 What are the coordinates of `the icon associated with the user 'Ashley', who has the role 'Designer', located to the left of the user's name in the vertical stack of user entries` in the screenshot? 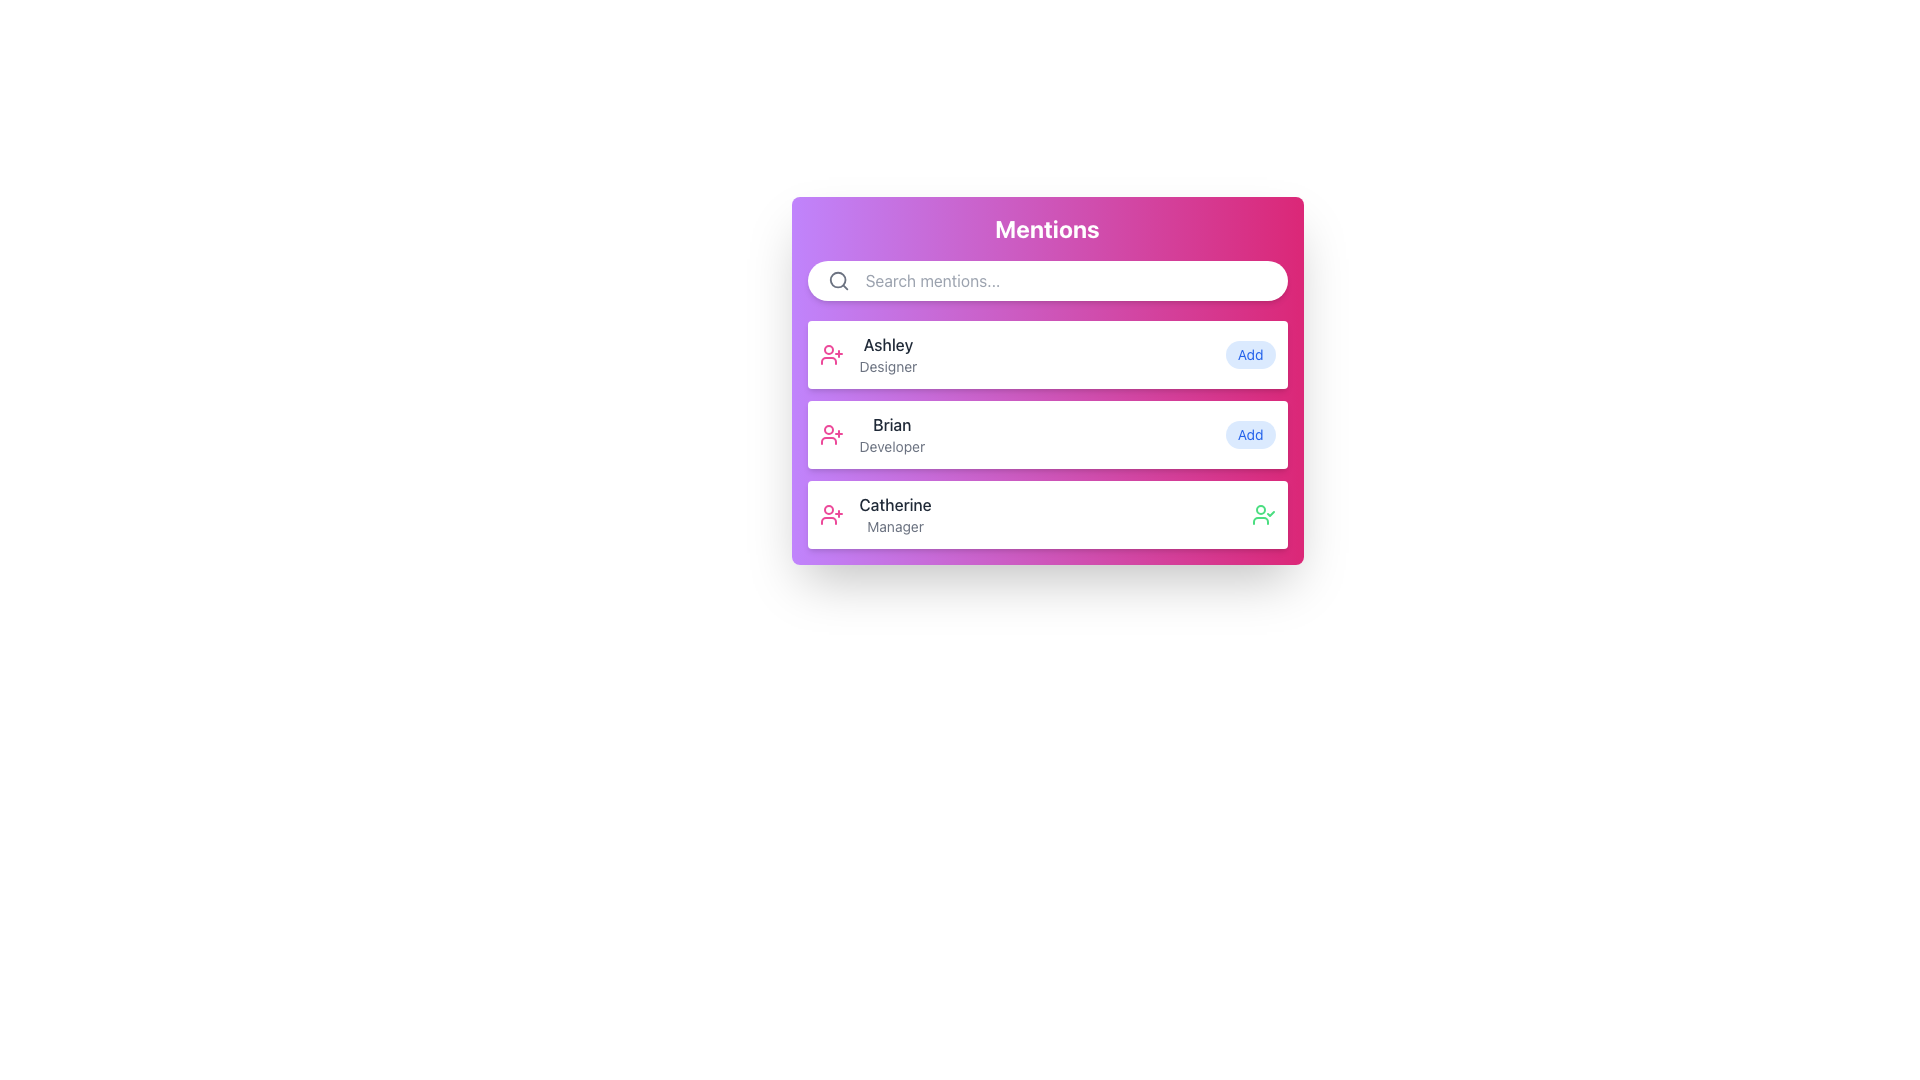 It's located at (831, 353).